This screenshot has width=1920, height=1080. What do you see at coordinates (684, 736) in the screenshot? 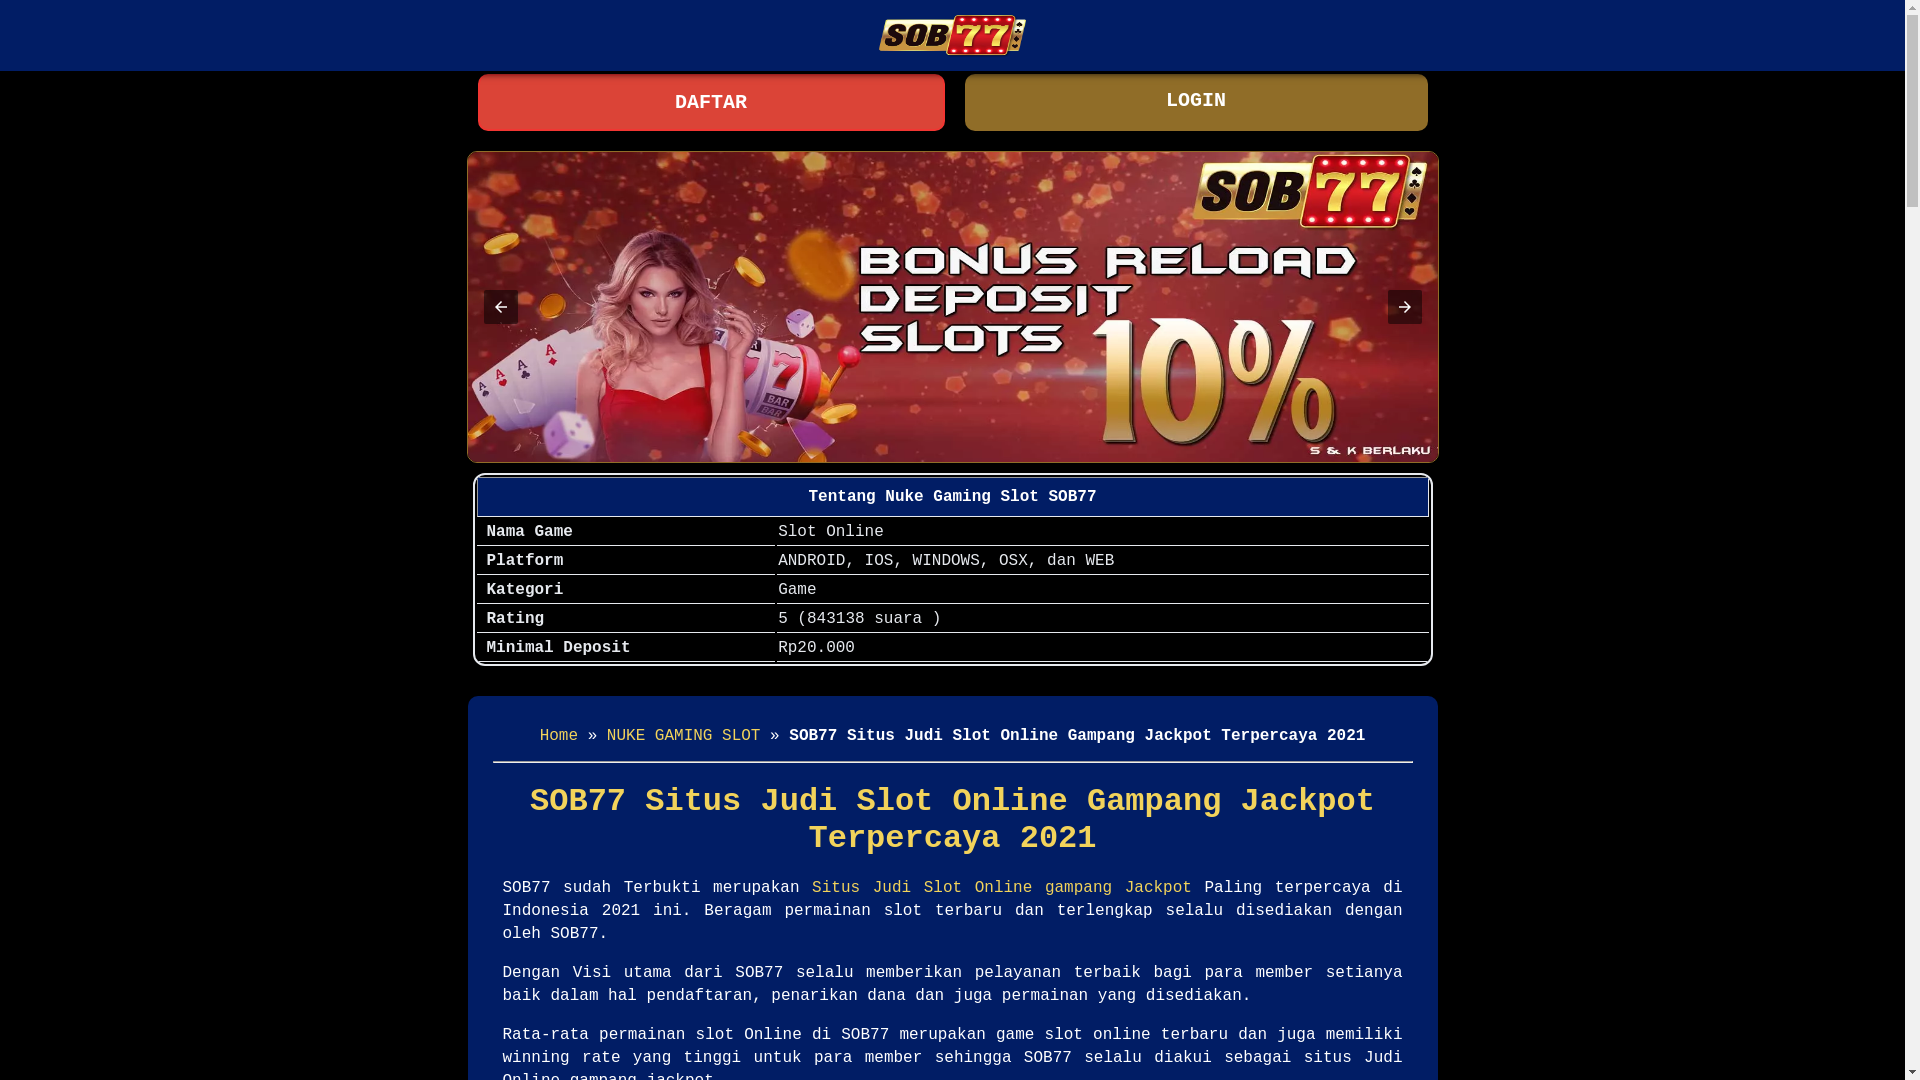
I see `'NUKE GAMING SLOT'` at bounding box center [684, 736].